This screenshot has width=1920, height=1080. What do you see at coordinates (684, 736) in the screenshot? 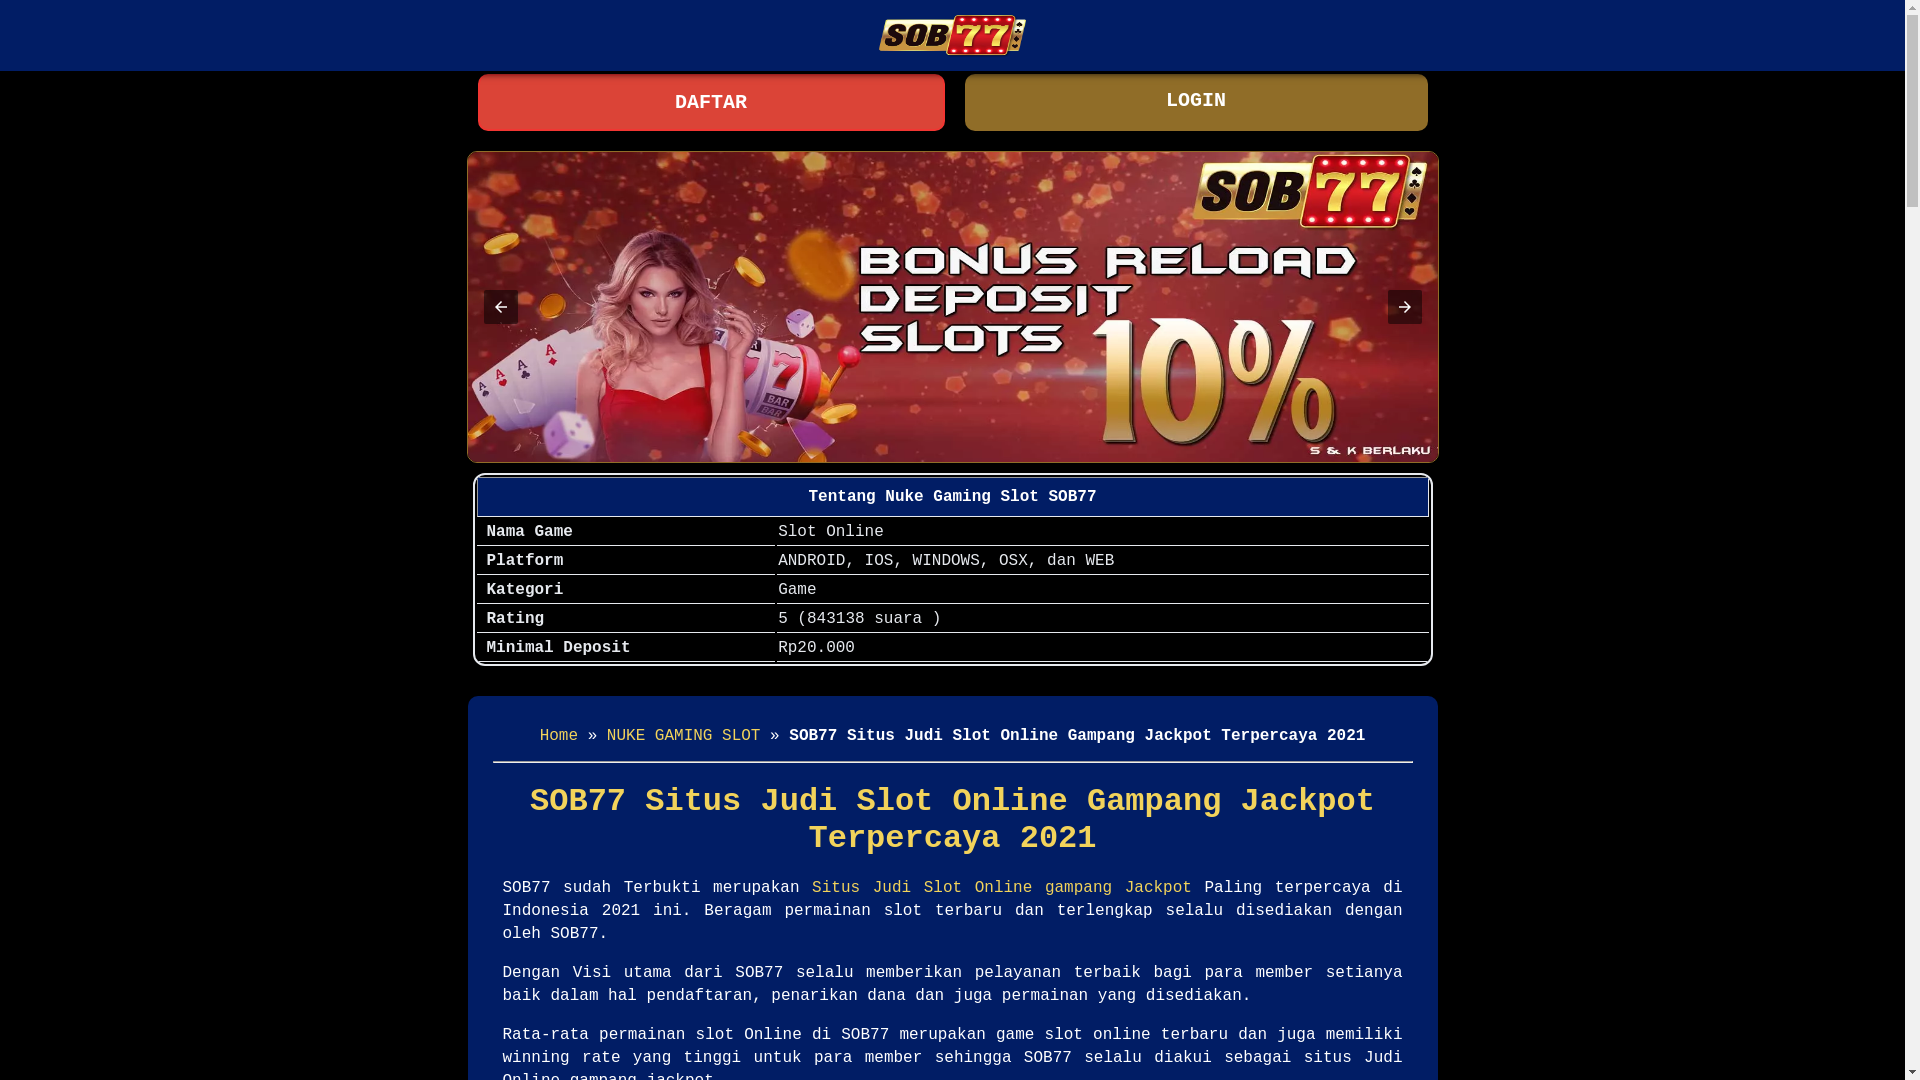
I see `'NUKE GAMING SLOT'` at bounding box center [684, 736].